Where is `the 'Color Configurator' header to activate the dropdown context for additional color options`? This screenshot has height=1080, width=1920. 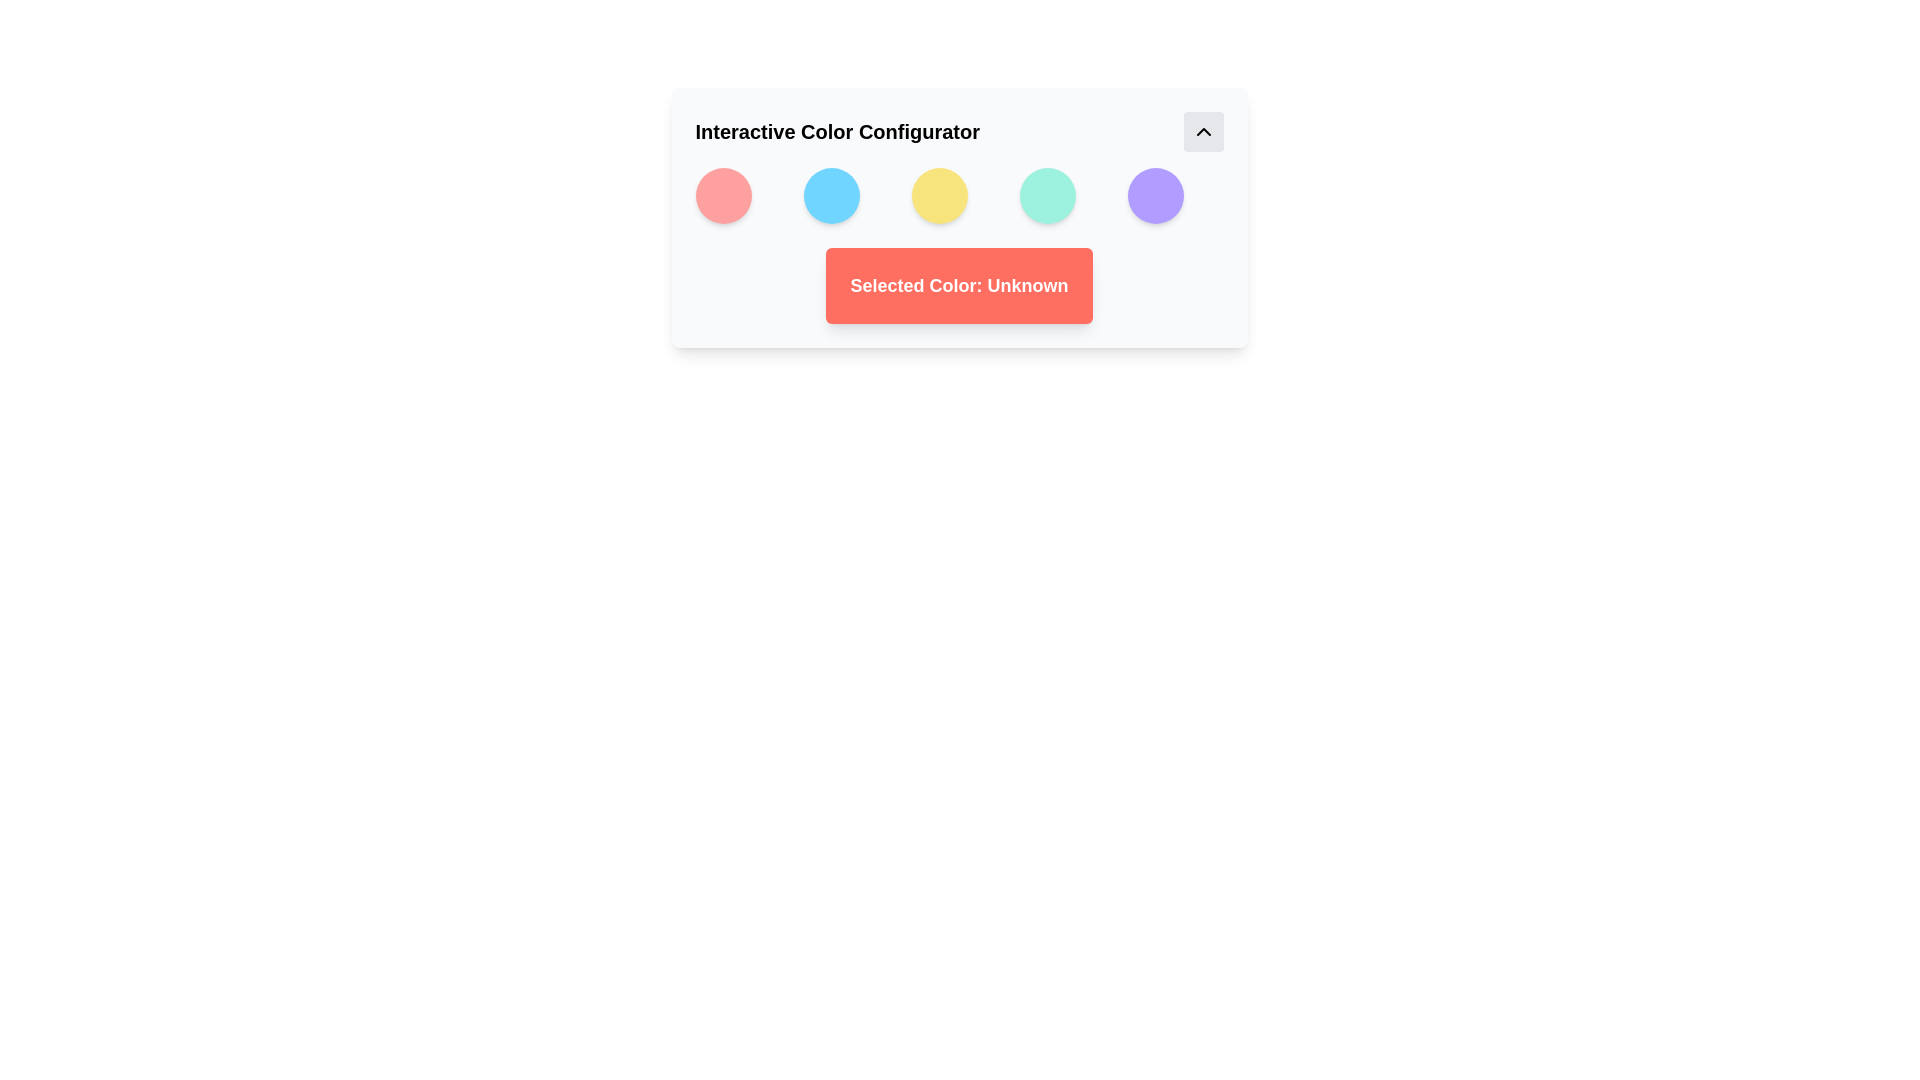
the 'Color Configurator' header to activate the dropdown context for additional color options is located at coordinates (958, 131).